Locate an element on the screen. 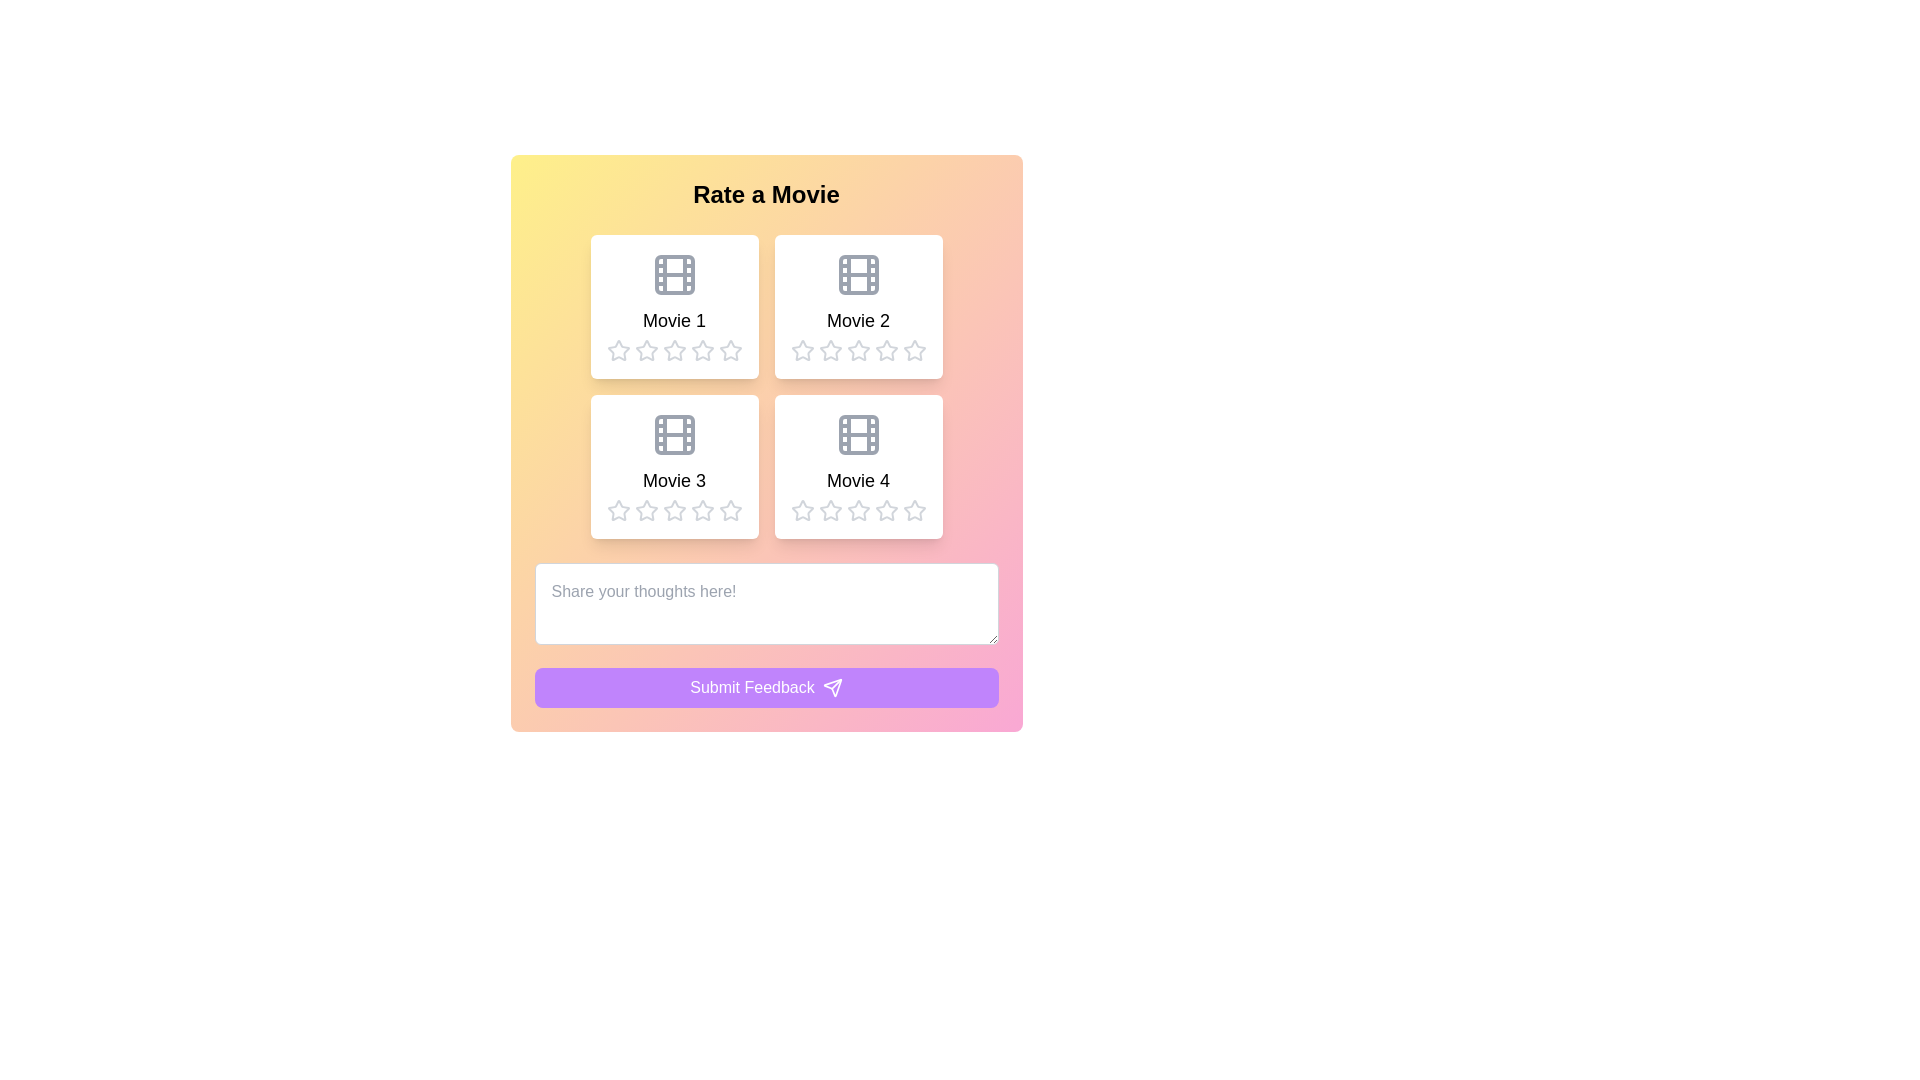  on the third star icon in the row of five rating stars located beneath the 'Movie 4' card is located at coordinates (858, 509).